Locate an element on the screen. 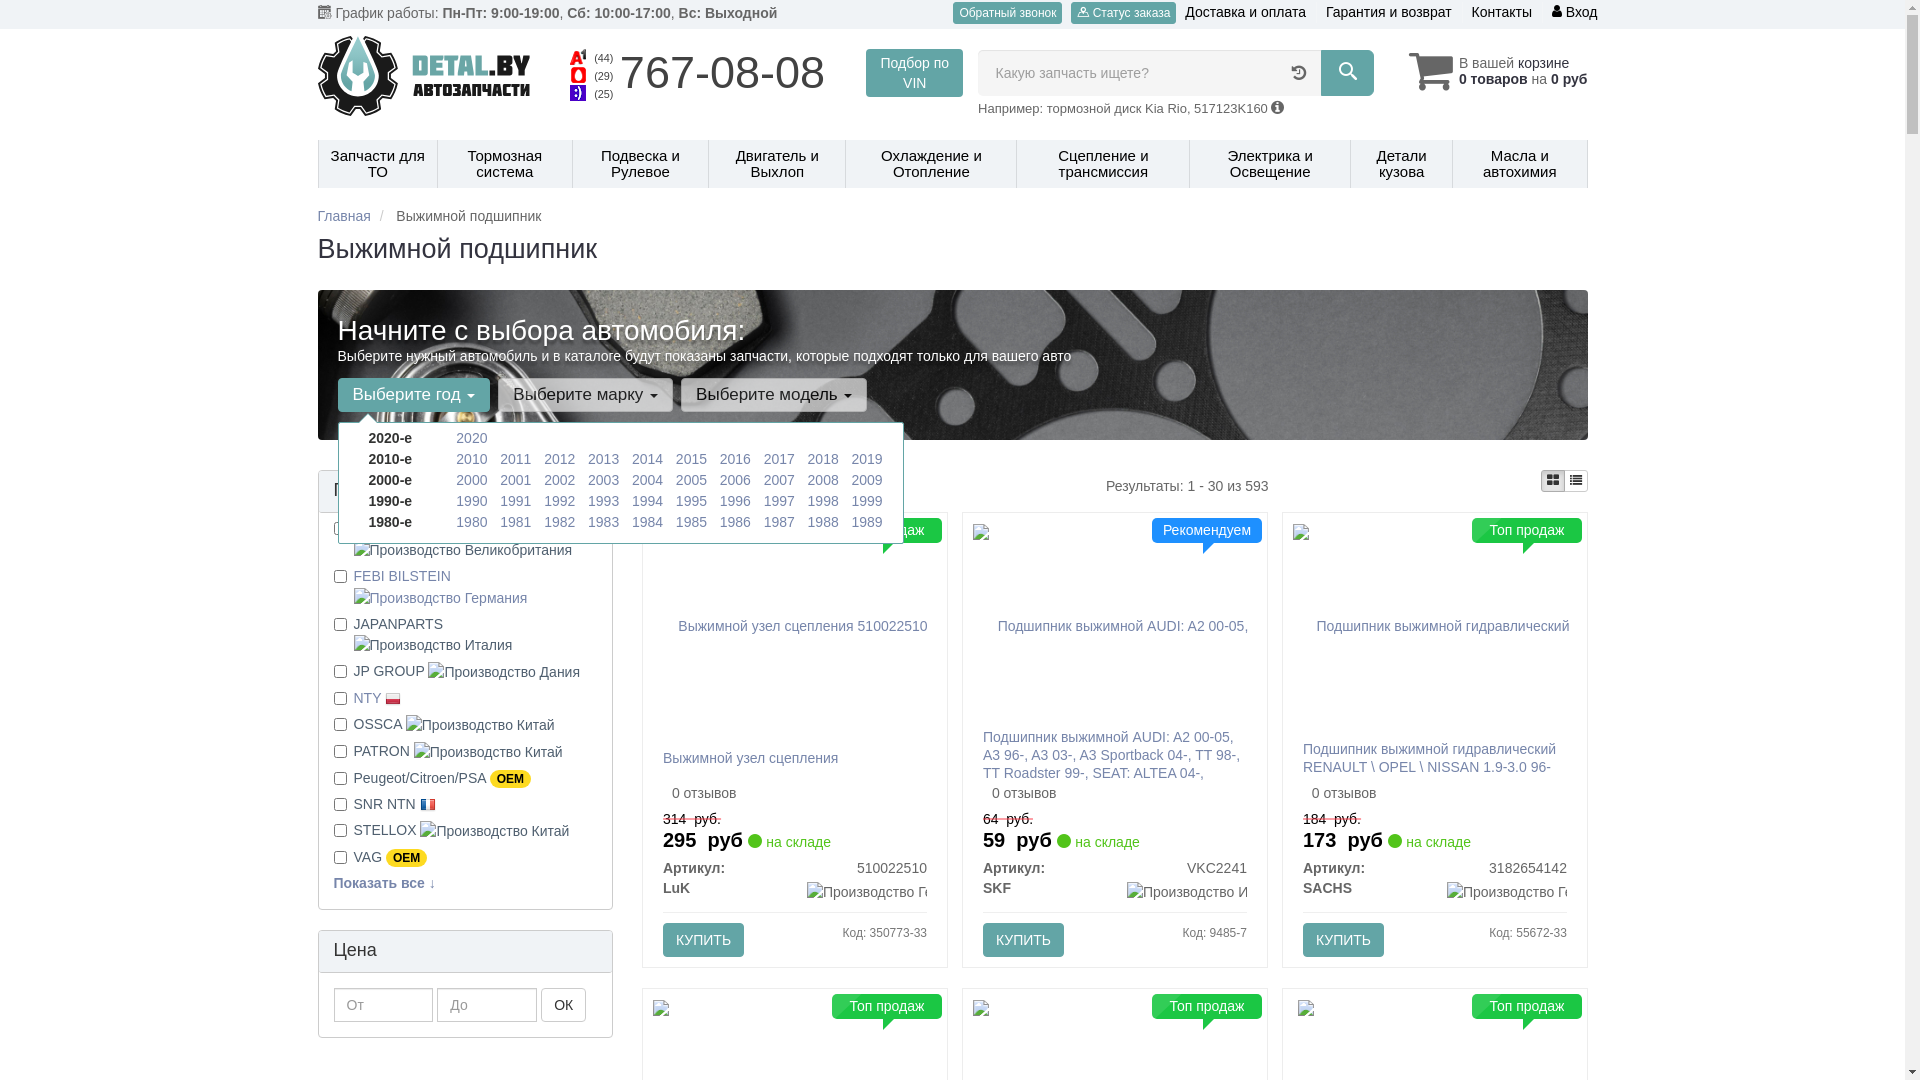 The width and height of the screenshot is (1920, 1080). '2012' is located at coordinates (559, 459).